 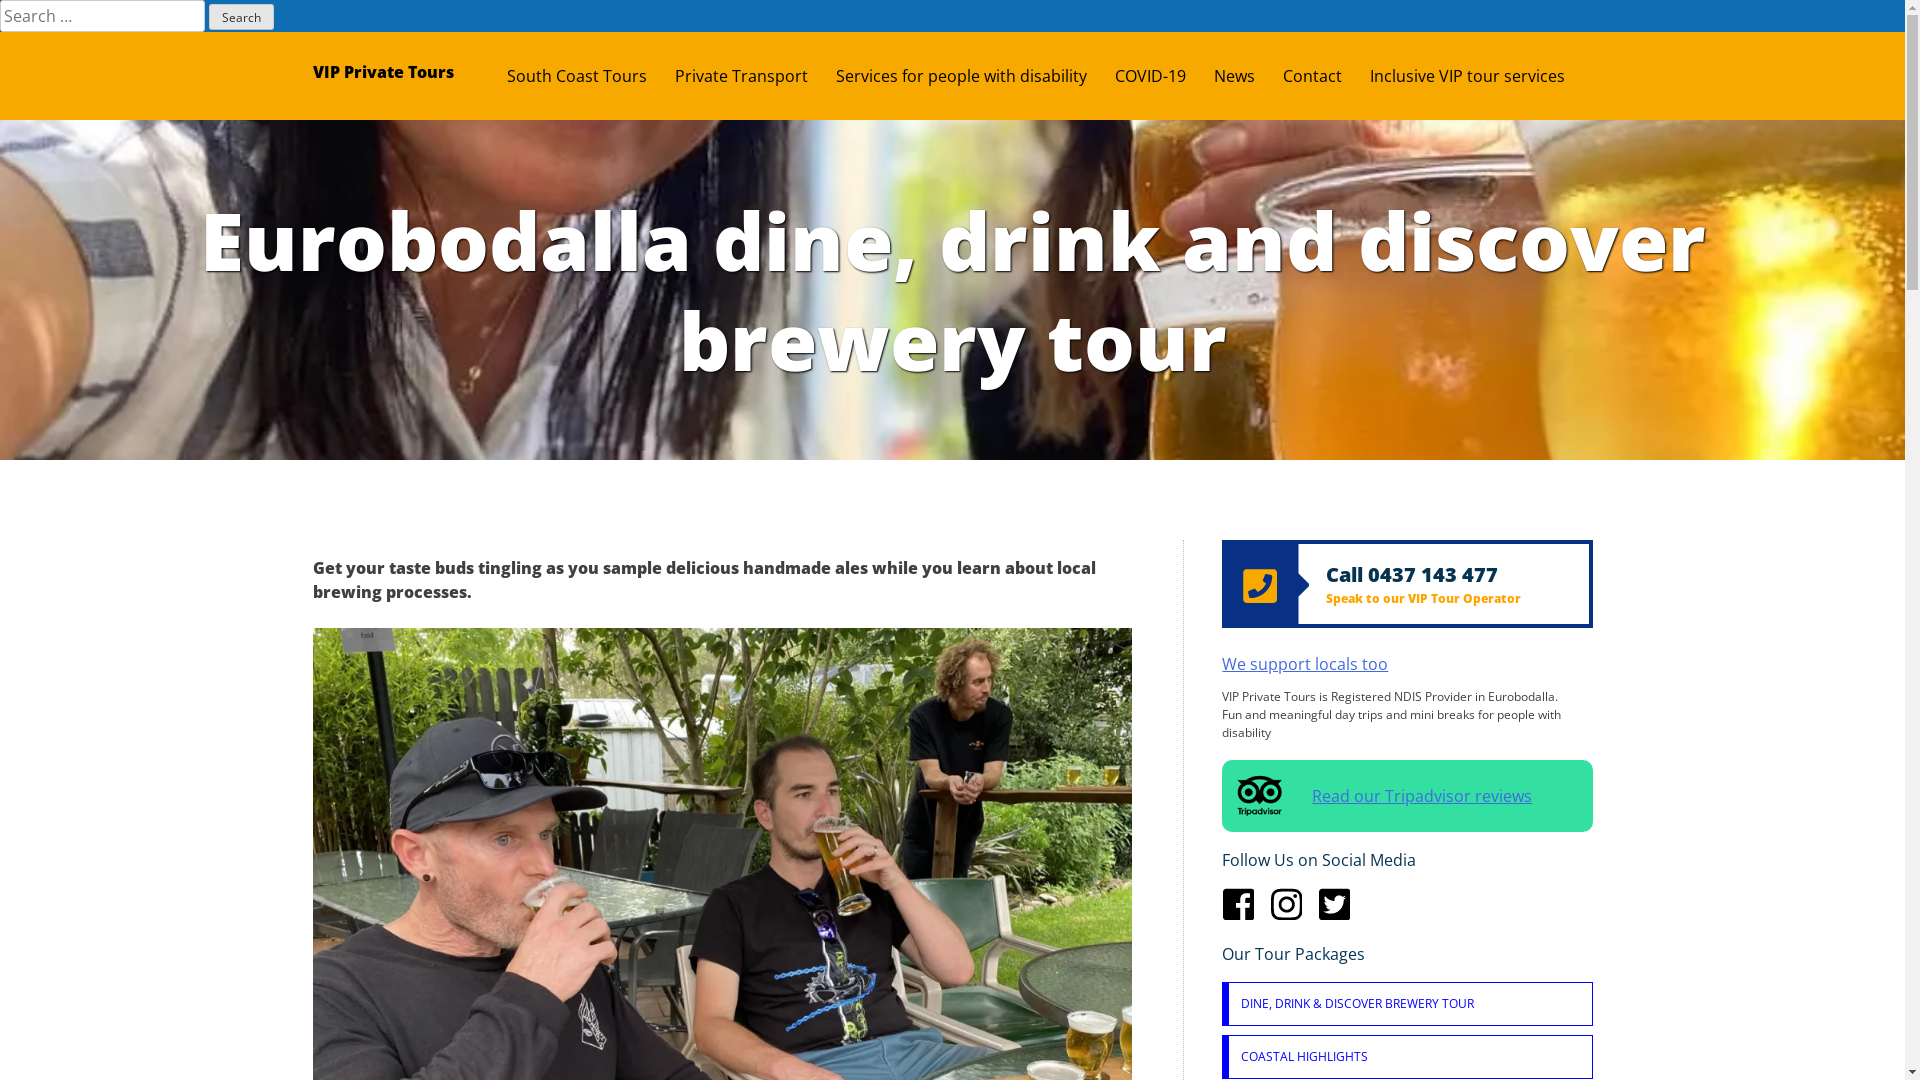 What do you see at coordinates (1409, 1055) in the screenshot?
I see `'COASTAL HIGHLIGHTS'` at bounding box center [1409, 1055].